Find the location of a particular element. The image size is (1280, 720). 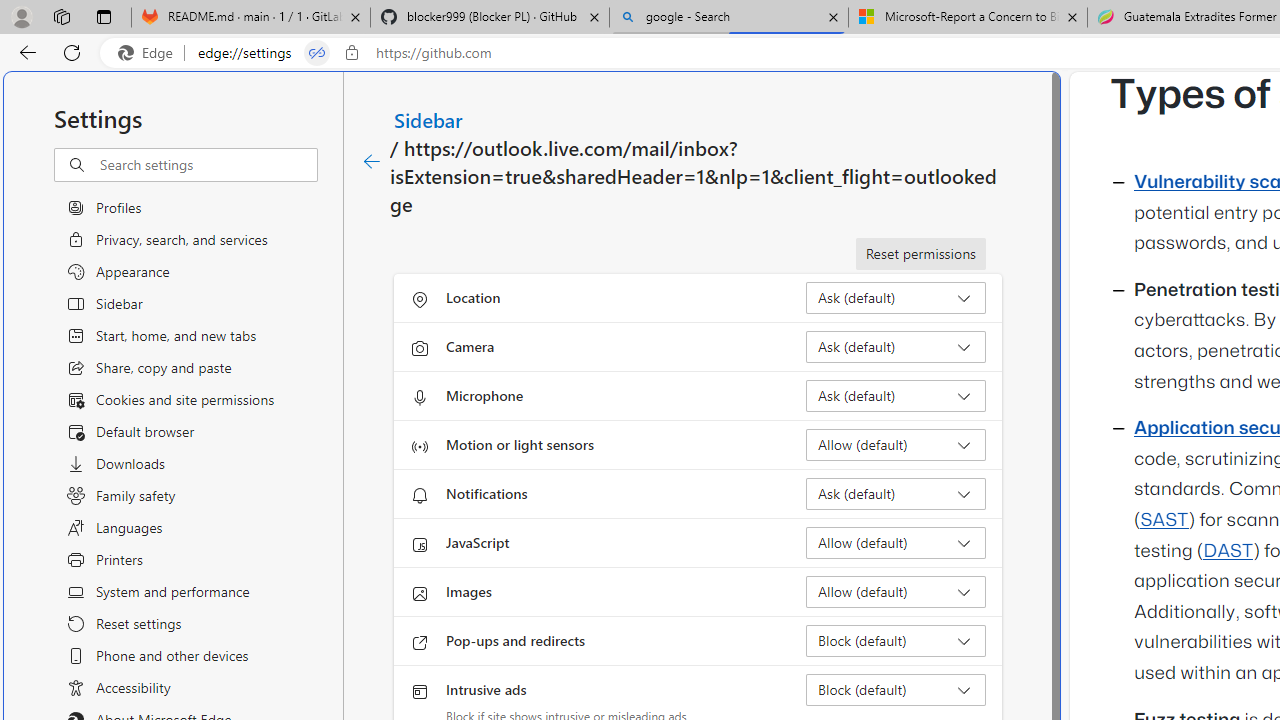

'Reset permissions' is located at coordinates (919, 253).